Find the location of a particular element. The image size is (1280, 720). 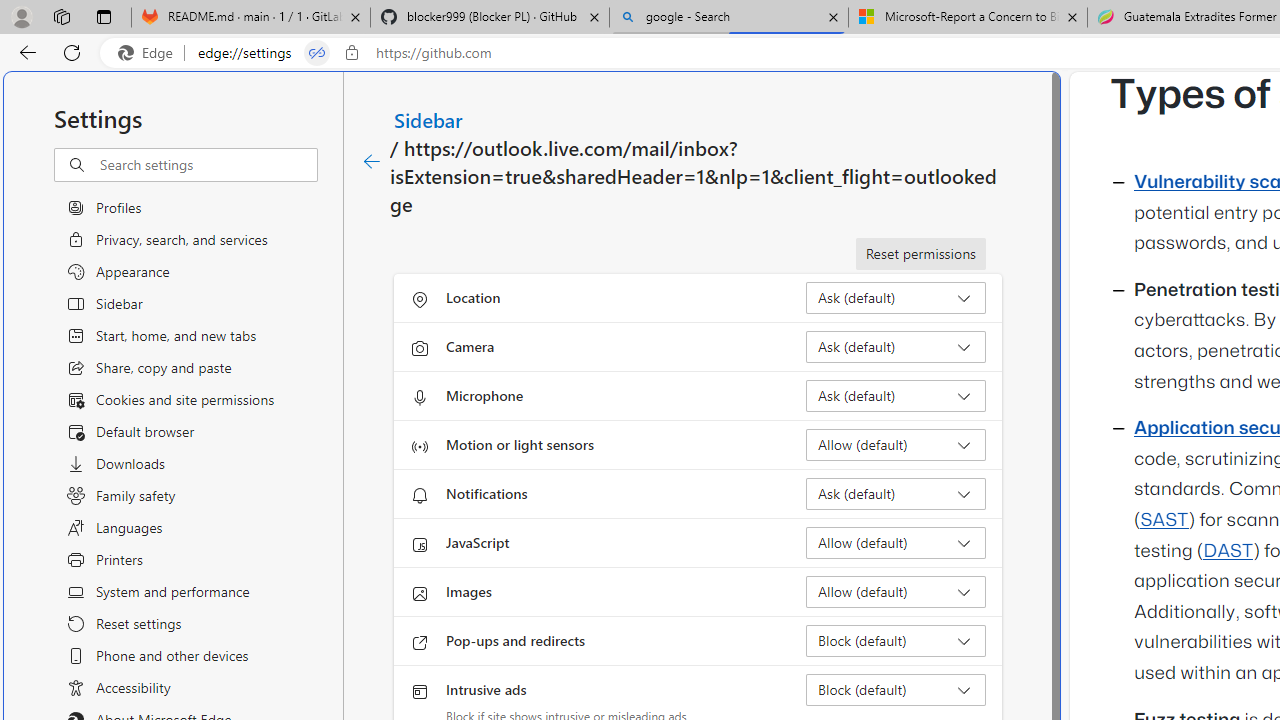

'Reset permissions' is located at coordinates (919, 253).